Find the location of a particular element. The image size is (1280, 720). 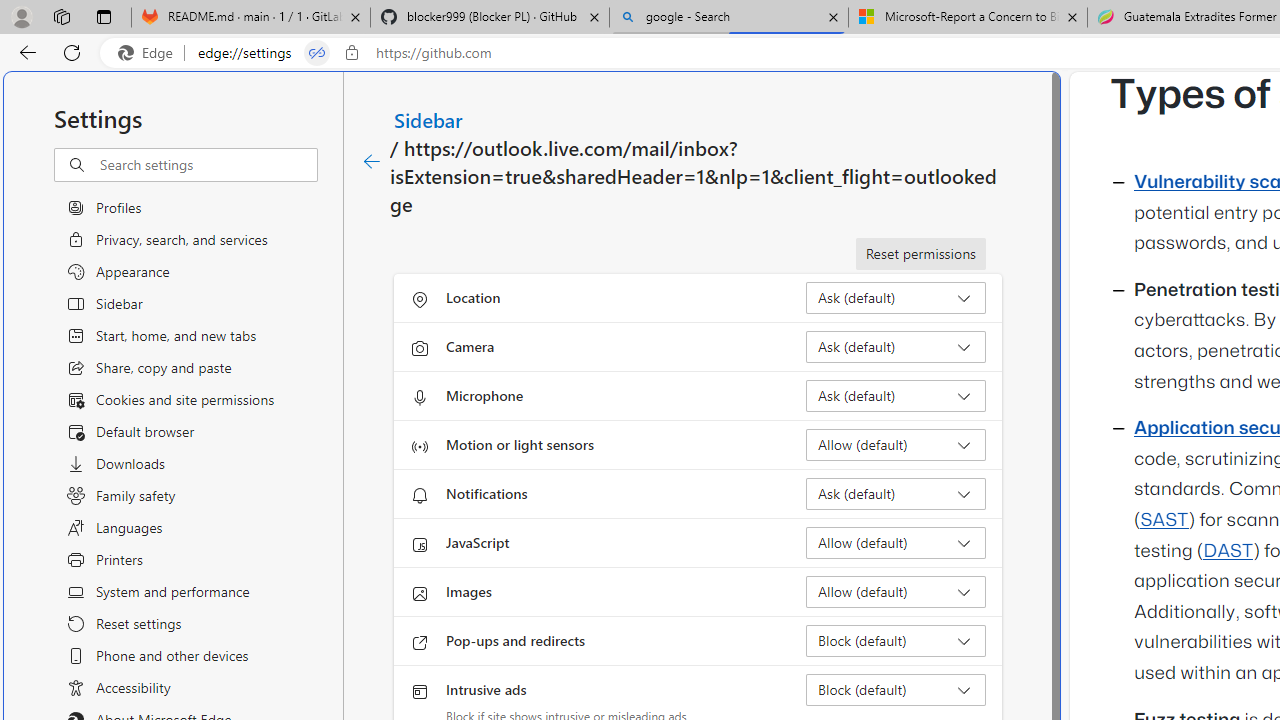

'Reset permissions' is located at coordinates (919, 253).